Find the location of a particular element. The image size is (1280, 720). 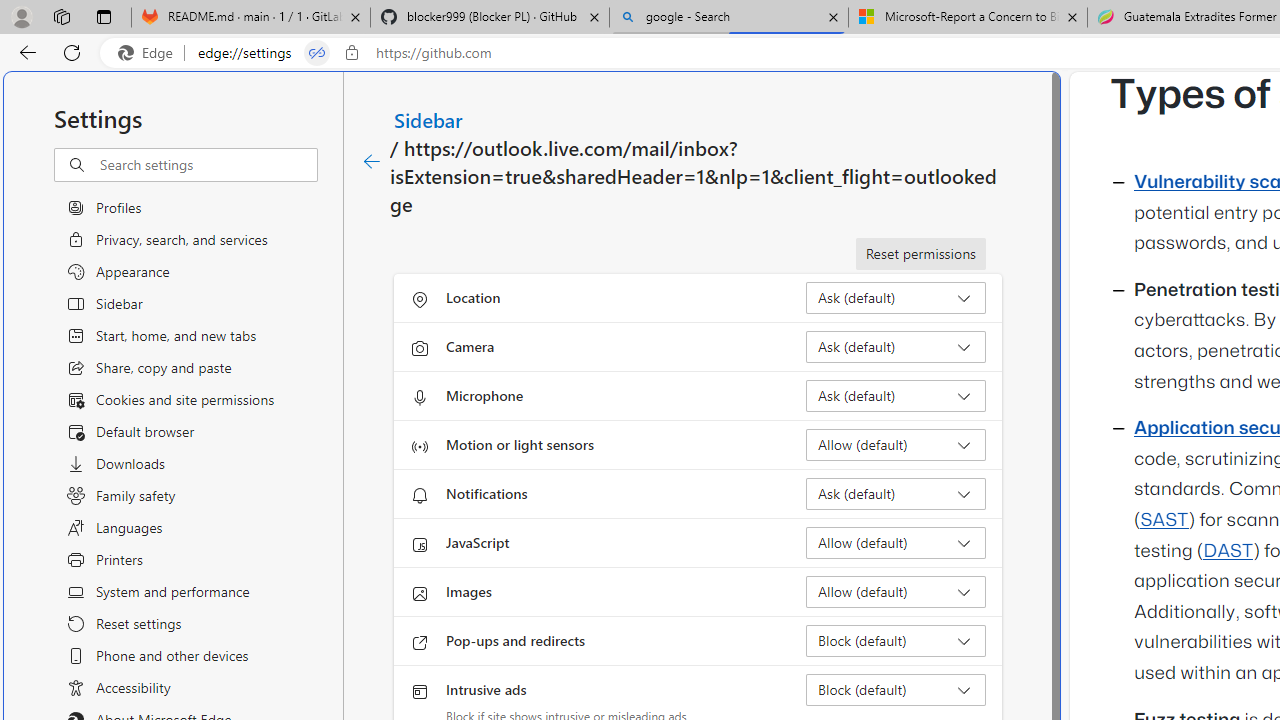

'Reset permissions' is located at coordinates (919, 253).